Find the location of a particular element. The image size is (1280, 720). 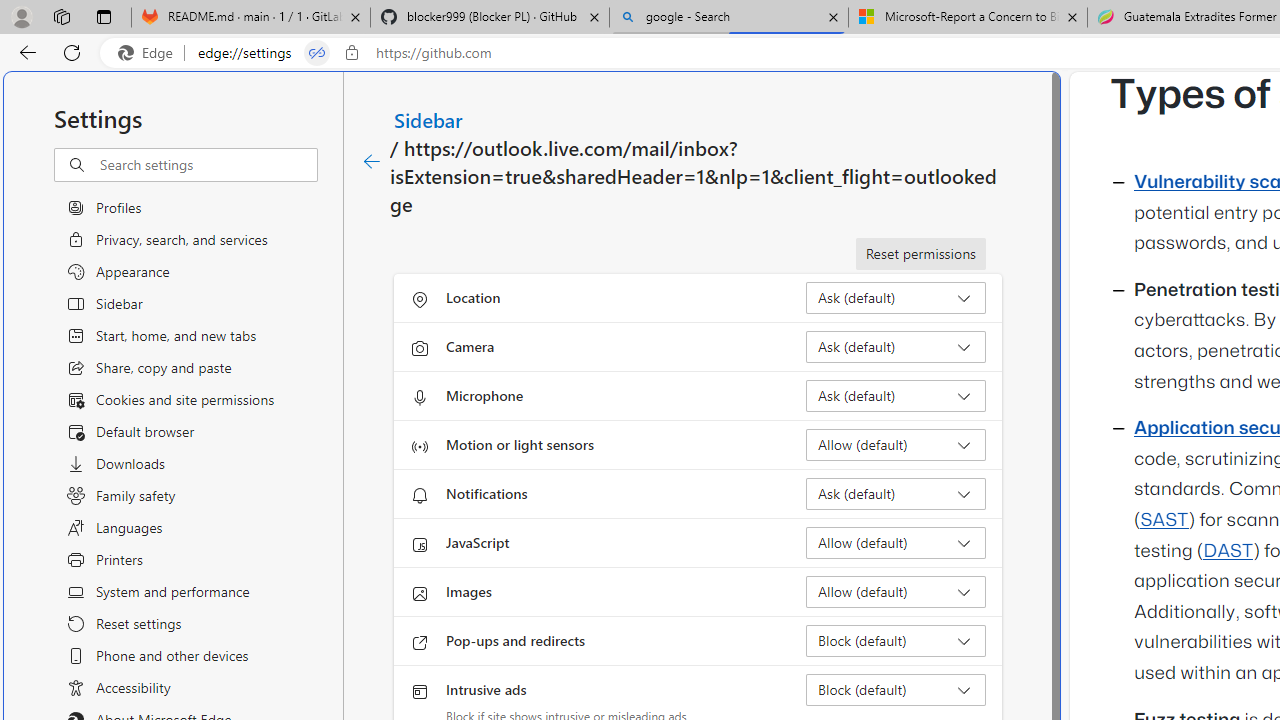

'Reset permissions' is located at coordinates (919, 253).